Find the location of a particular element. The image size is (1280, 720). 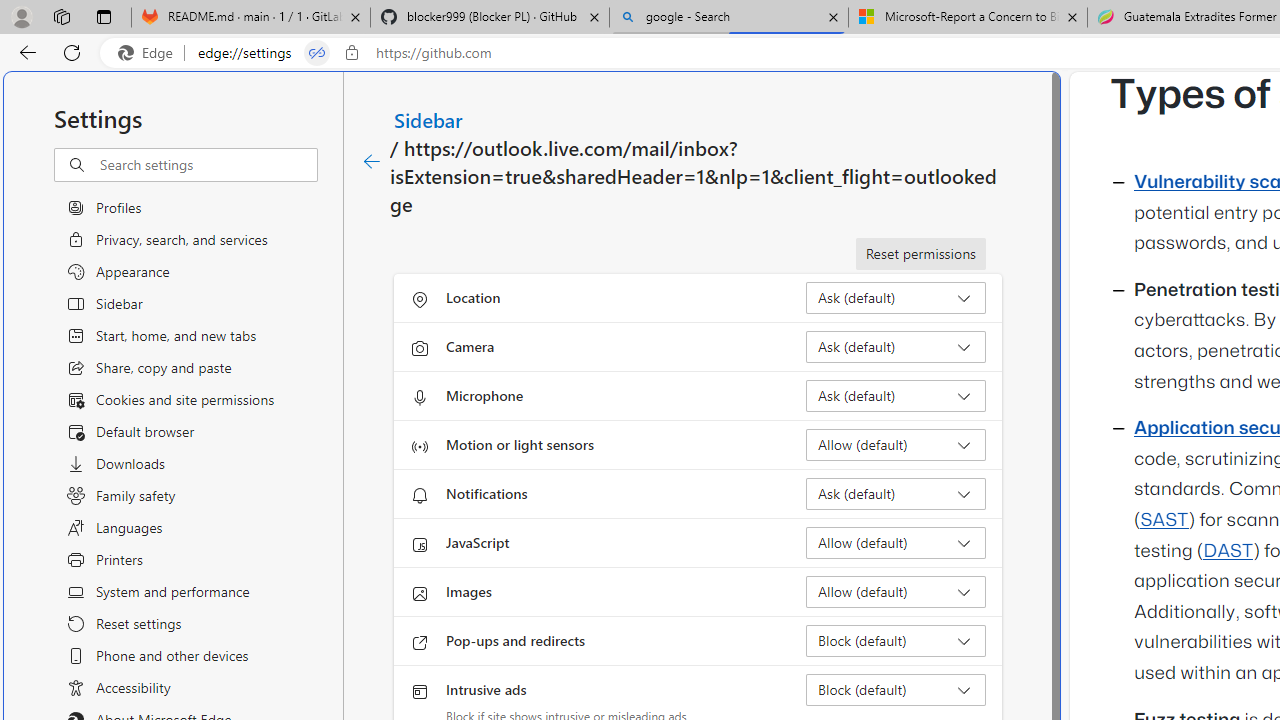

'Reset permissions' is located at coordinates (919, 253).